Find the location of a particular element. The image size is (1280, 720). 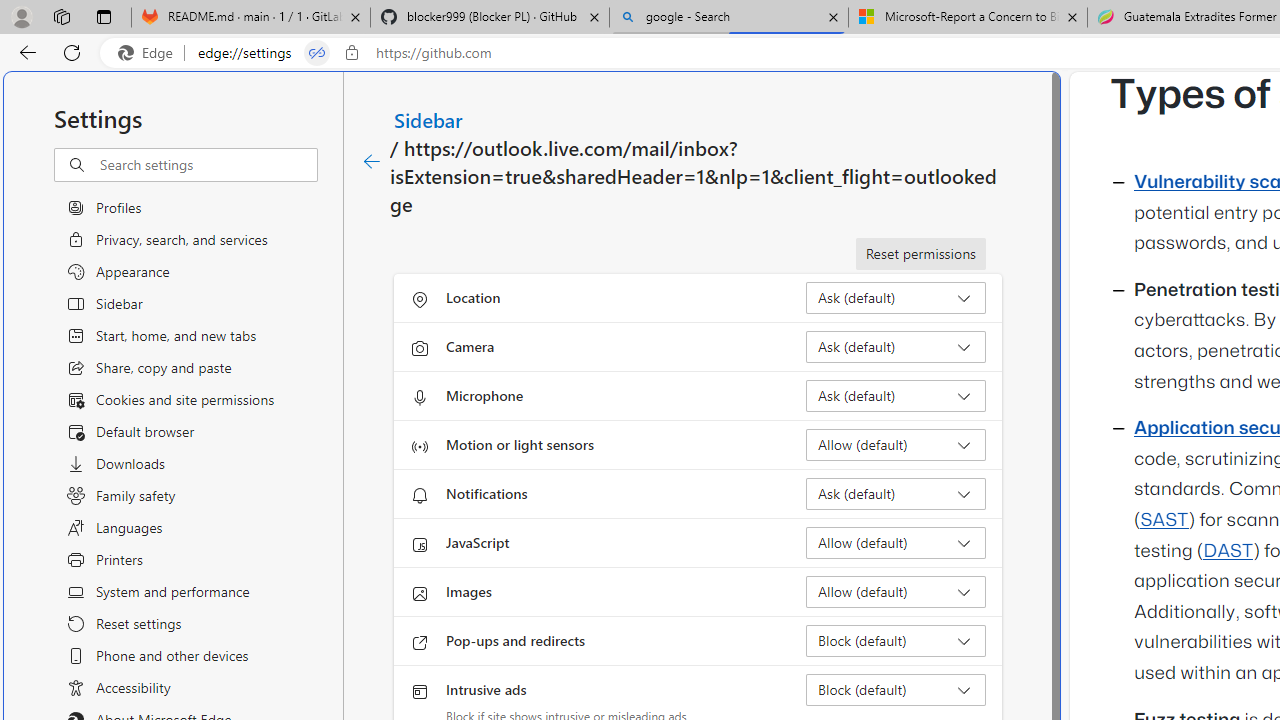

'Reset permissions' is located at coordinates (919, 253).